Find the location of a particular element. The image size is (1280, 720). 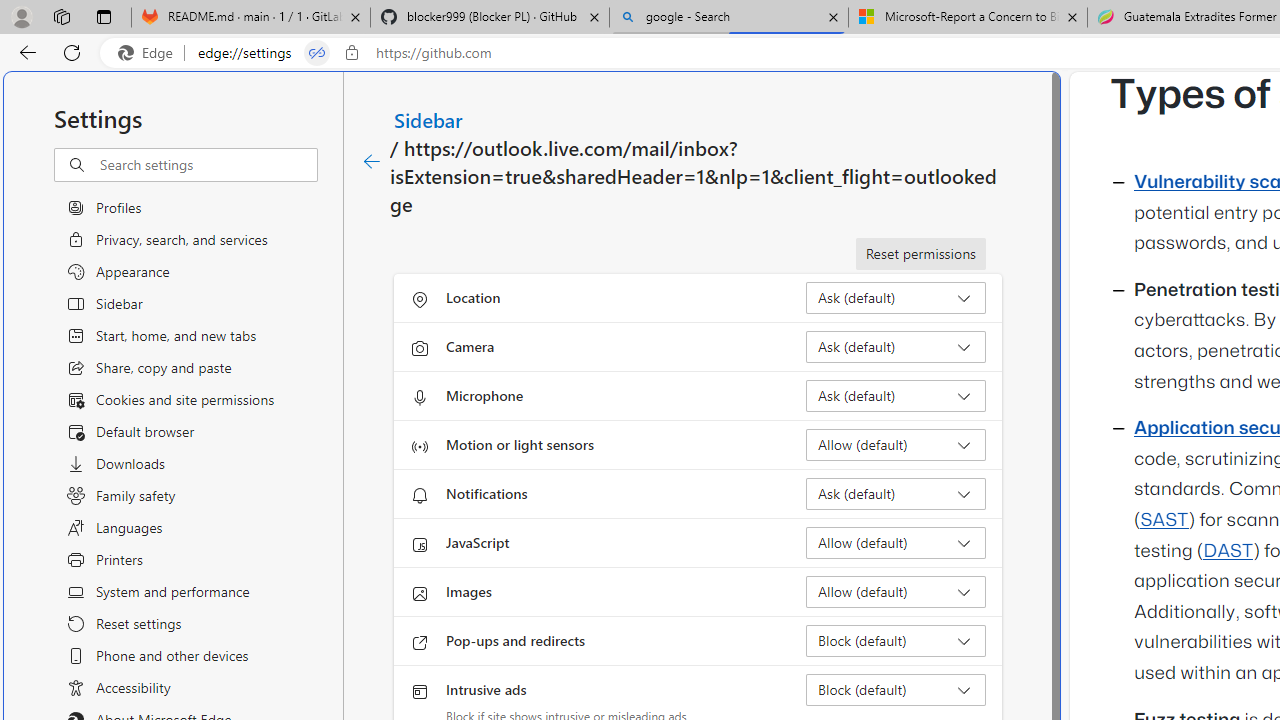

'Reset permissions' is located at coordinates (919, 253).